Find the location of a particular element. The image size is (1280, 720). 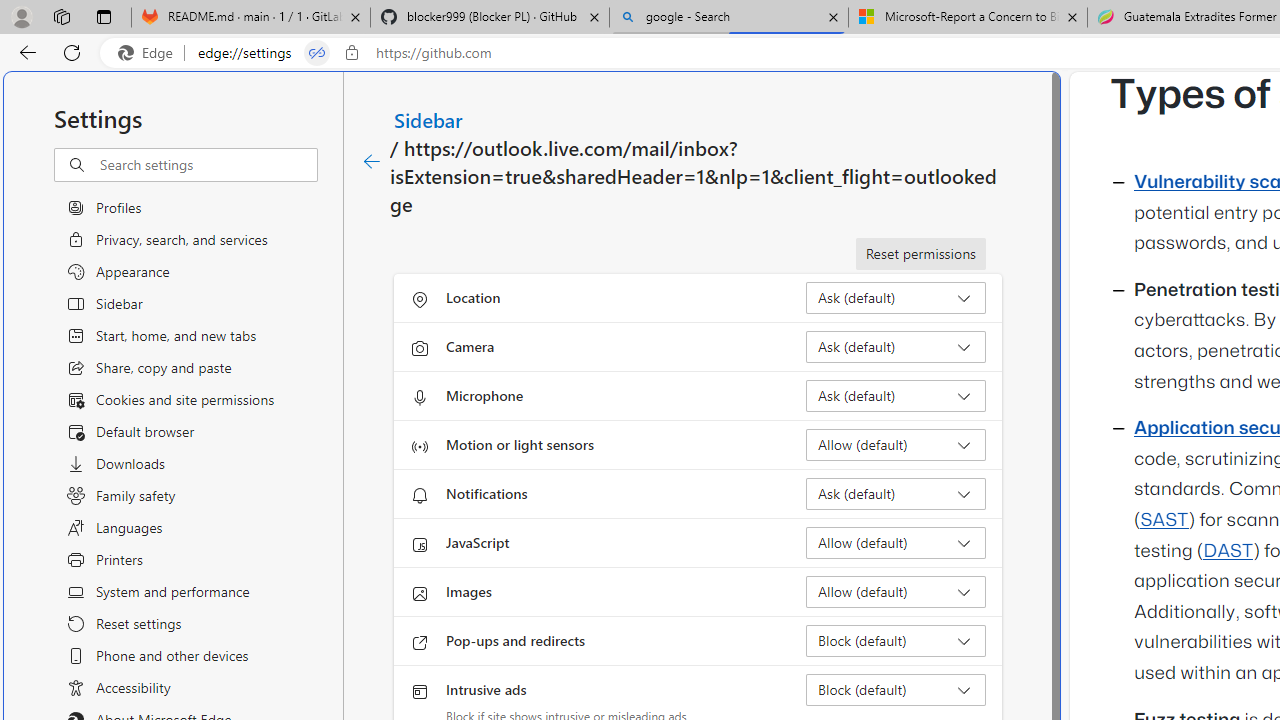

'Reset permissions' is located at coordinates (919, 253).